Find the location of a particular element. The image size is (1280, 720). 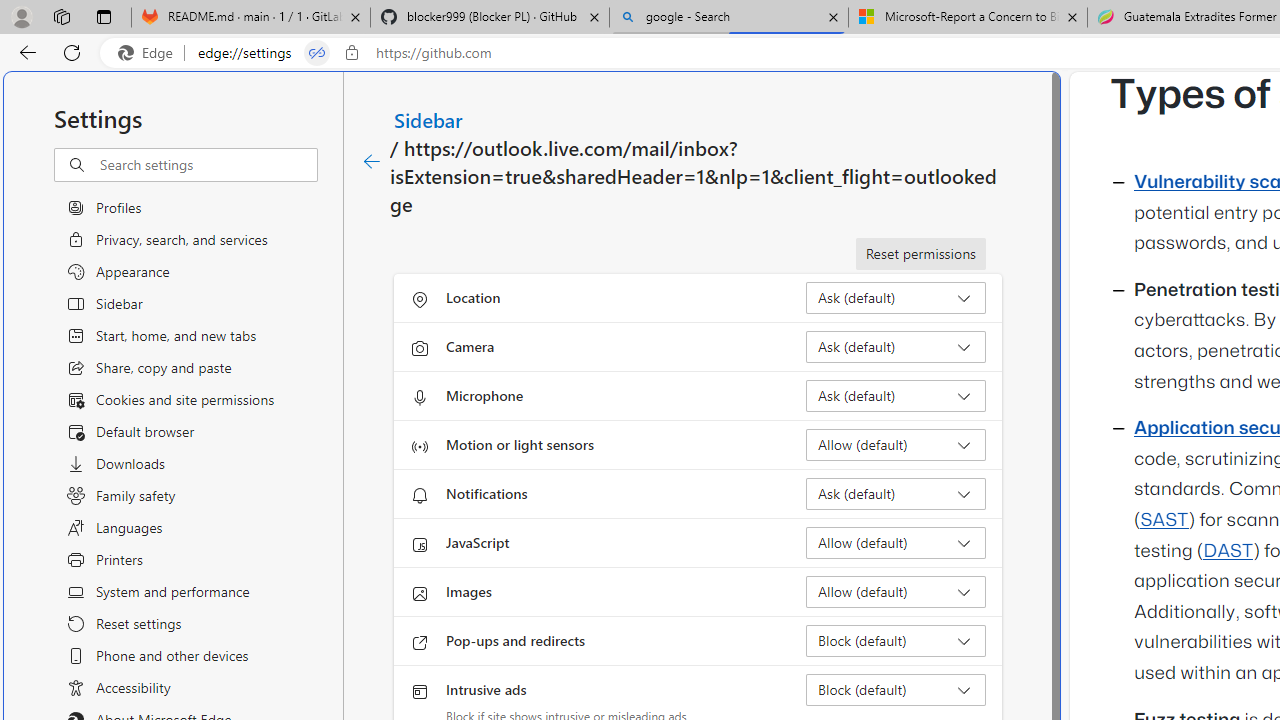

'Reset permissions' is located at coordinates (919, 253).